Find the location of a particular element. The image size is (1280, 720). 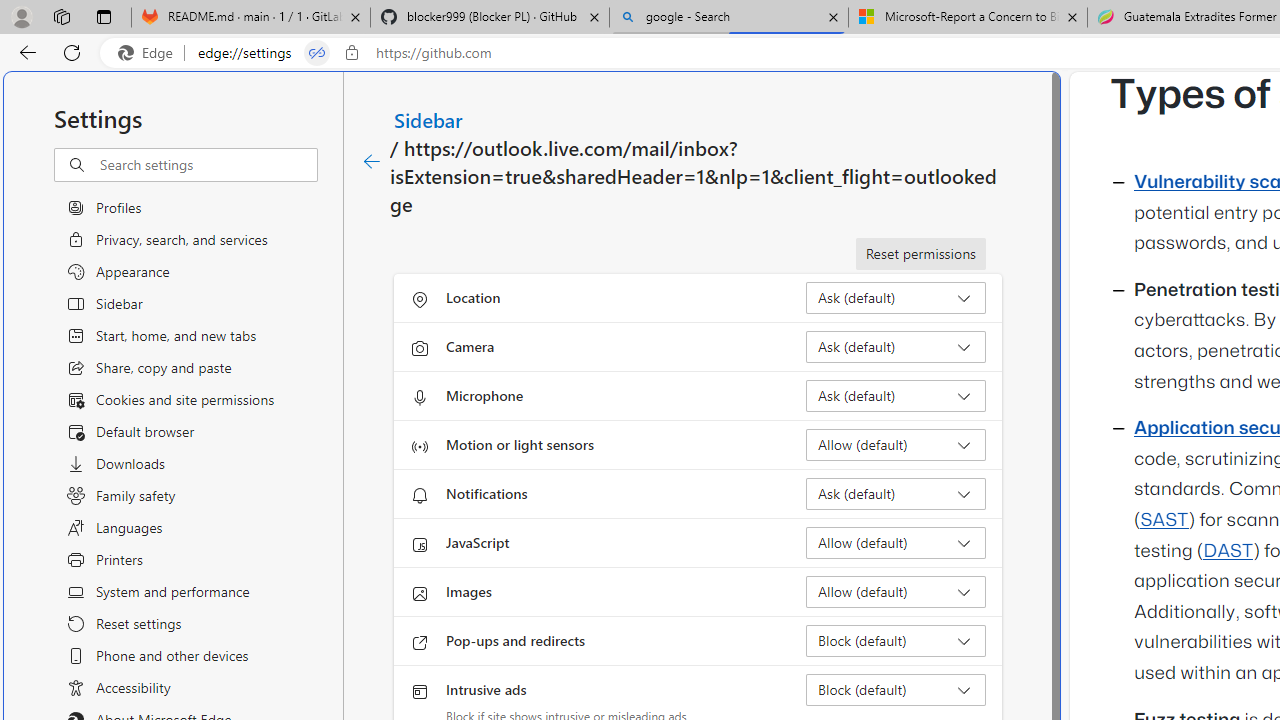

'Reset permissions' is located at coordinates (919, 253).